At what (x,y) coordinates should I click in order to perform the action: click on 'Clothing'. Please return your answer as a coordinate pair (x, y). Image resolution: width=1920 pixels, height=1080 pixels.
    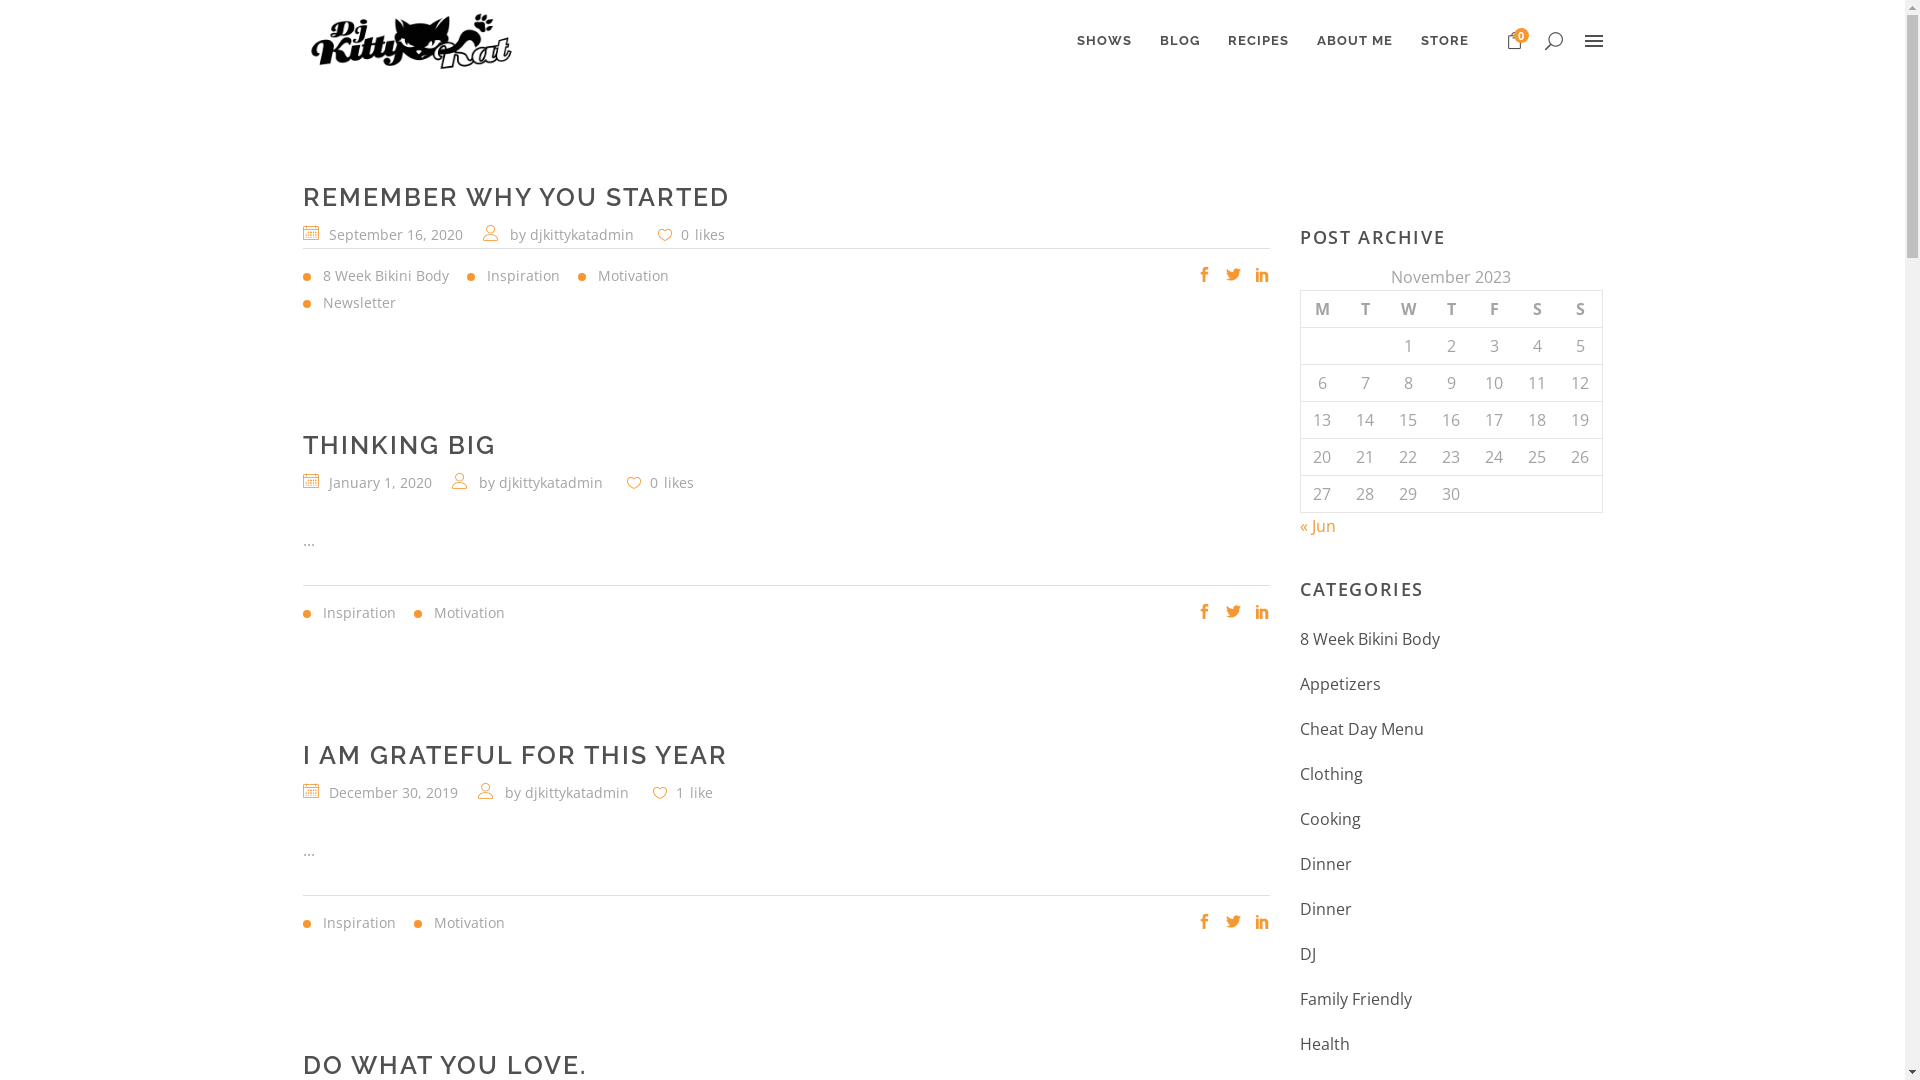
    Looking at the image, I should click on (1331, 773).